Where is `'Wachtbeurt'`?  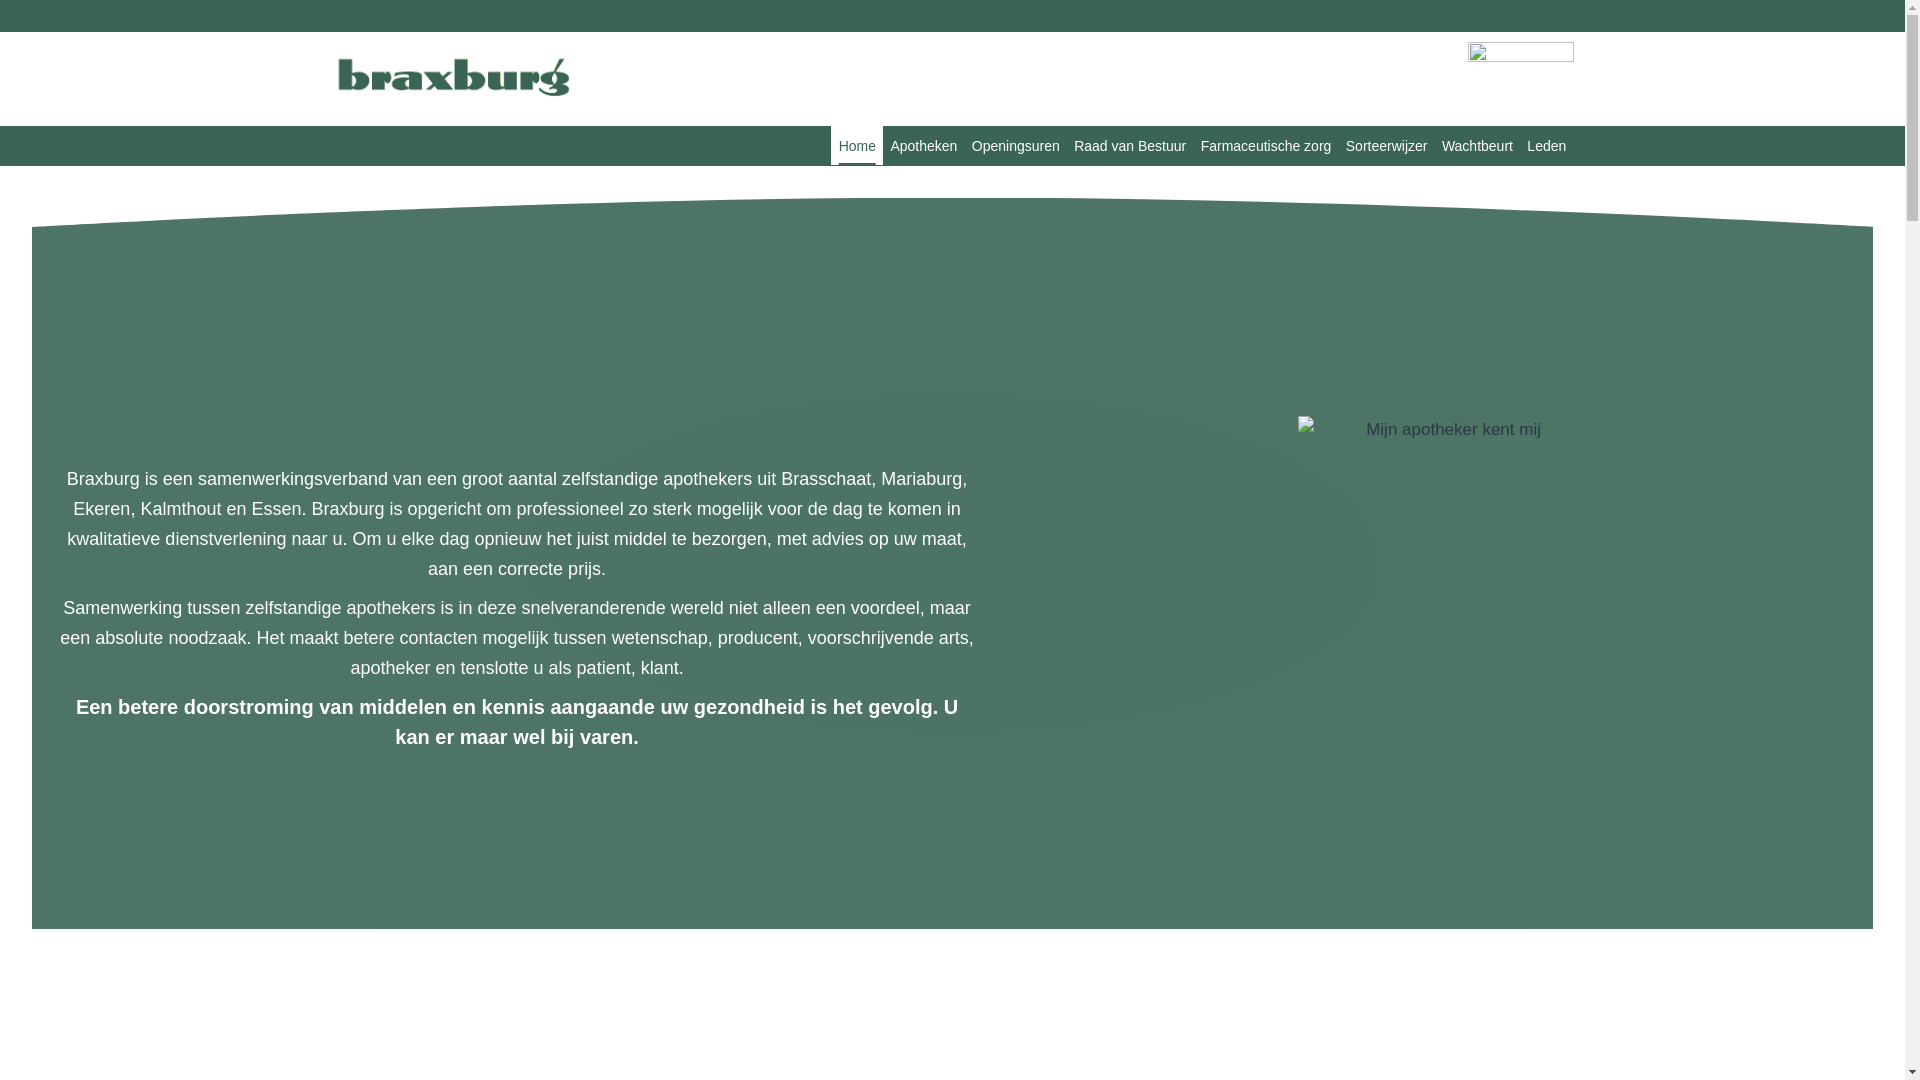 'Wachtbeurt' is located at coordinates (1434, 144).